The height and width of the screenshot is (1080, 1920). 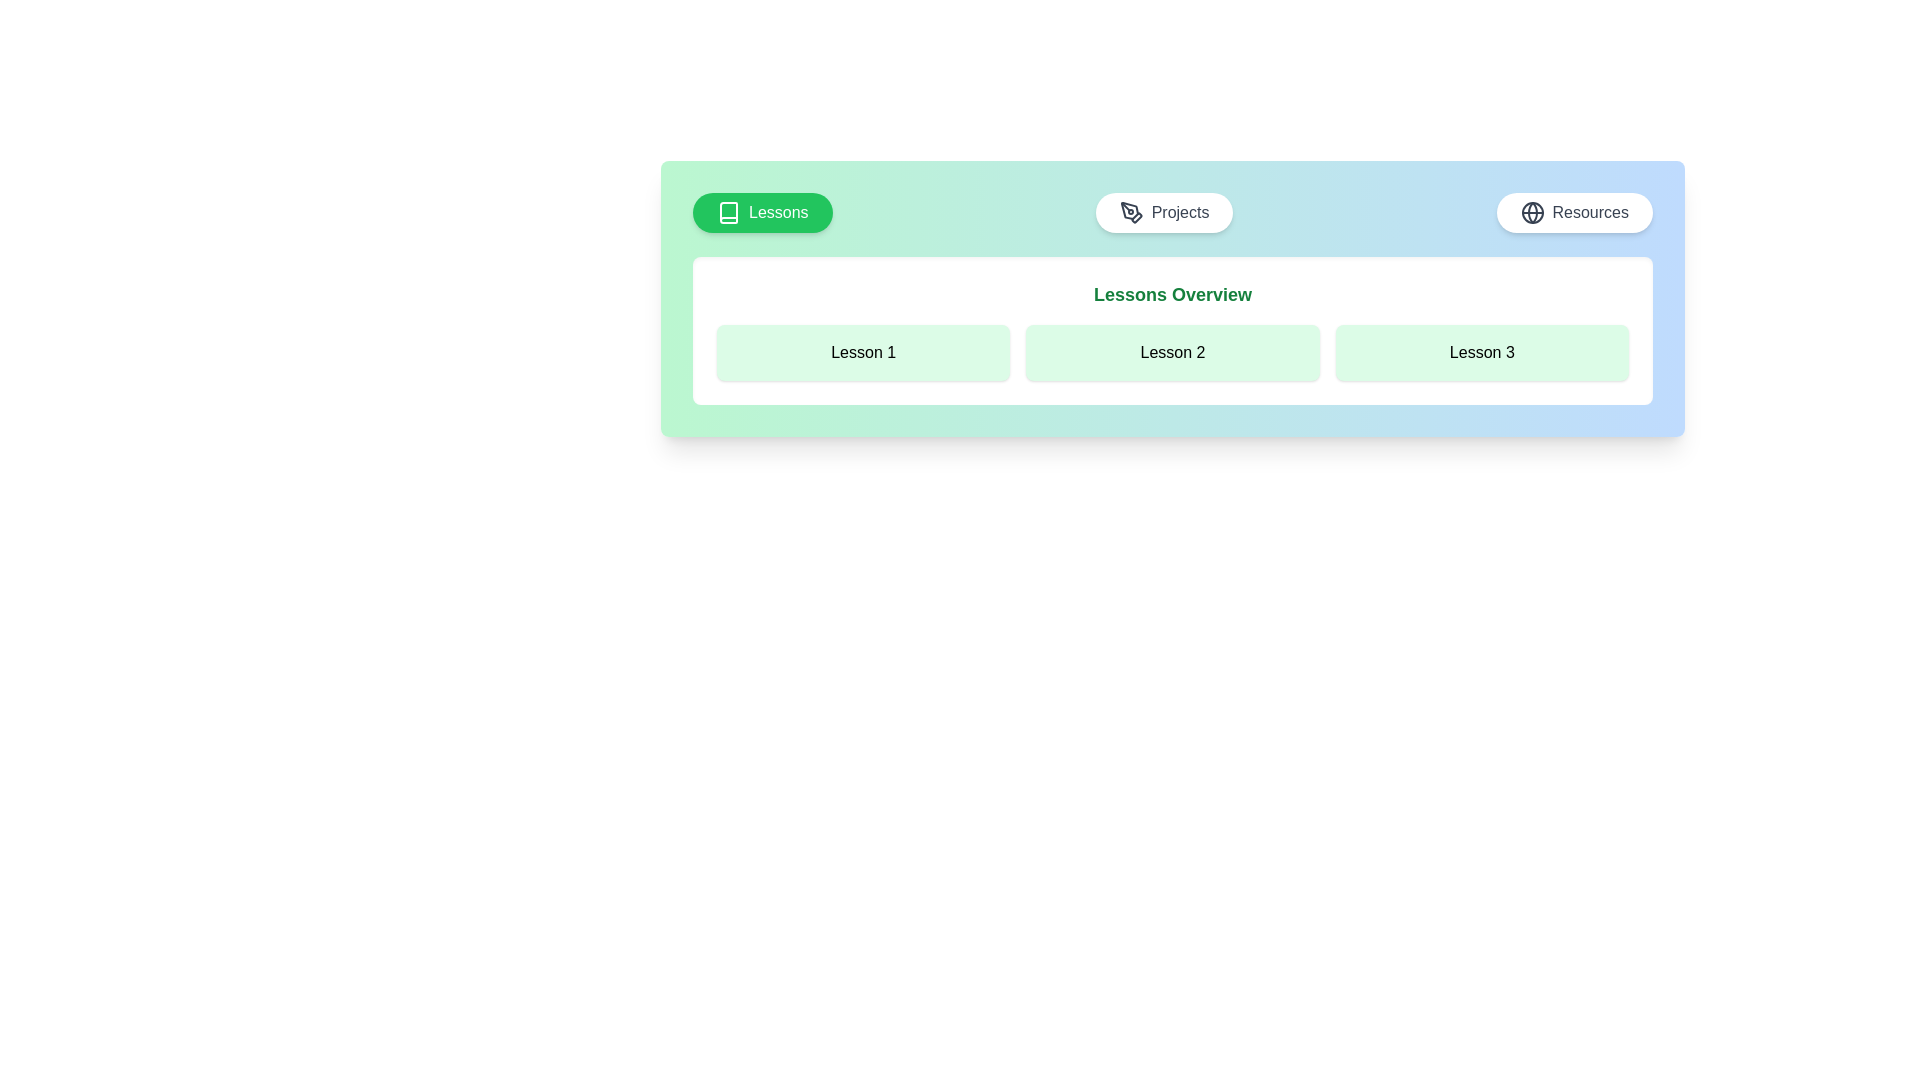 What do you see at coordinates (728, 212) in the screenshot?
I see `the 'Lessons' icon located within the green button in the top left corner of the interface` at bounding box center [728, 212].